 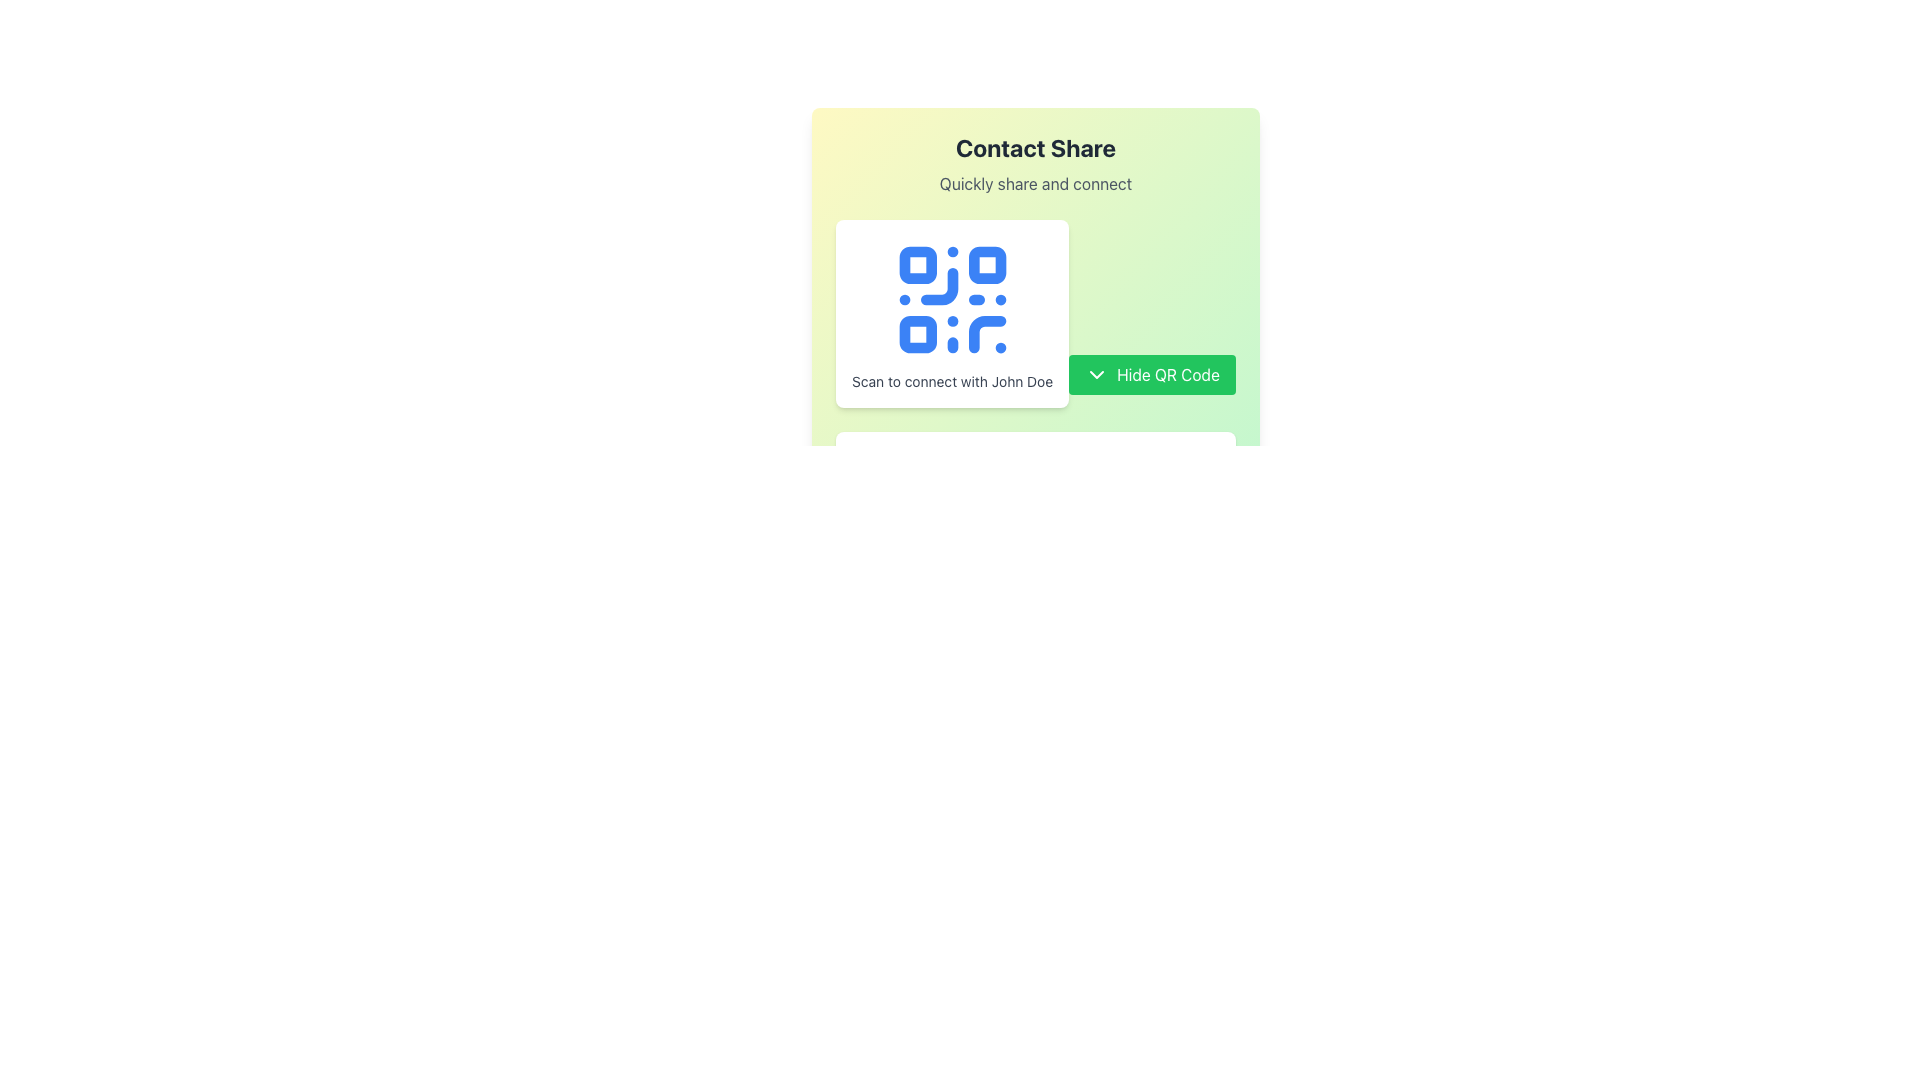 What do you see at coordinates (1152, 374) in the screenshot?
I see `the button located at the bottom-right corner of the QR code panel to observe hover effects` at bounding box center [1152, 374].